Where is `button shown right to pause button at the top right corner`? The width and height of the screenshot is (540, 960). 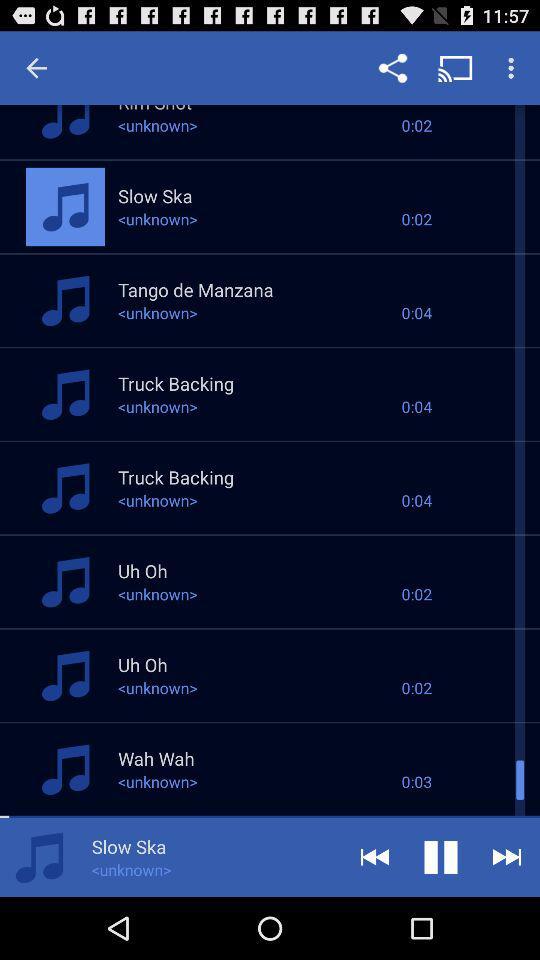 button shown right to pause button at the top right corner is located at coordinates (507, 856).